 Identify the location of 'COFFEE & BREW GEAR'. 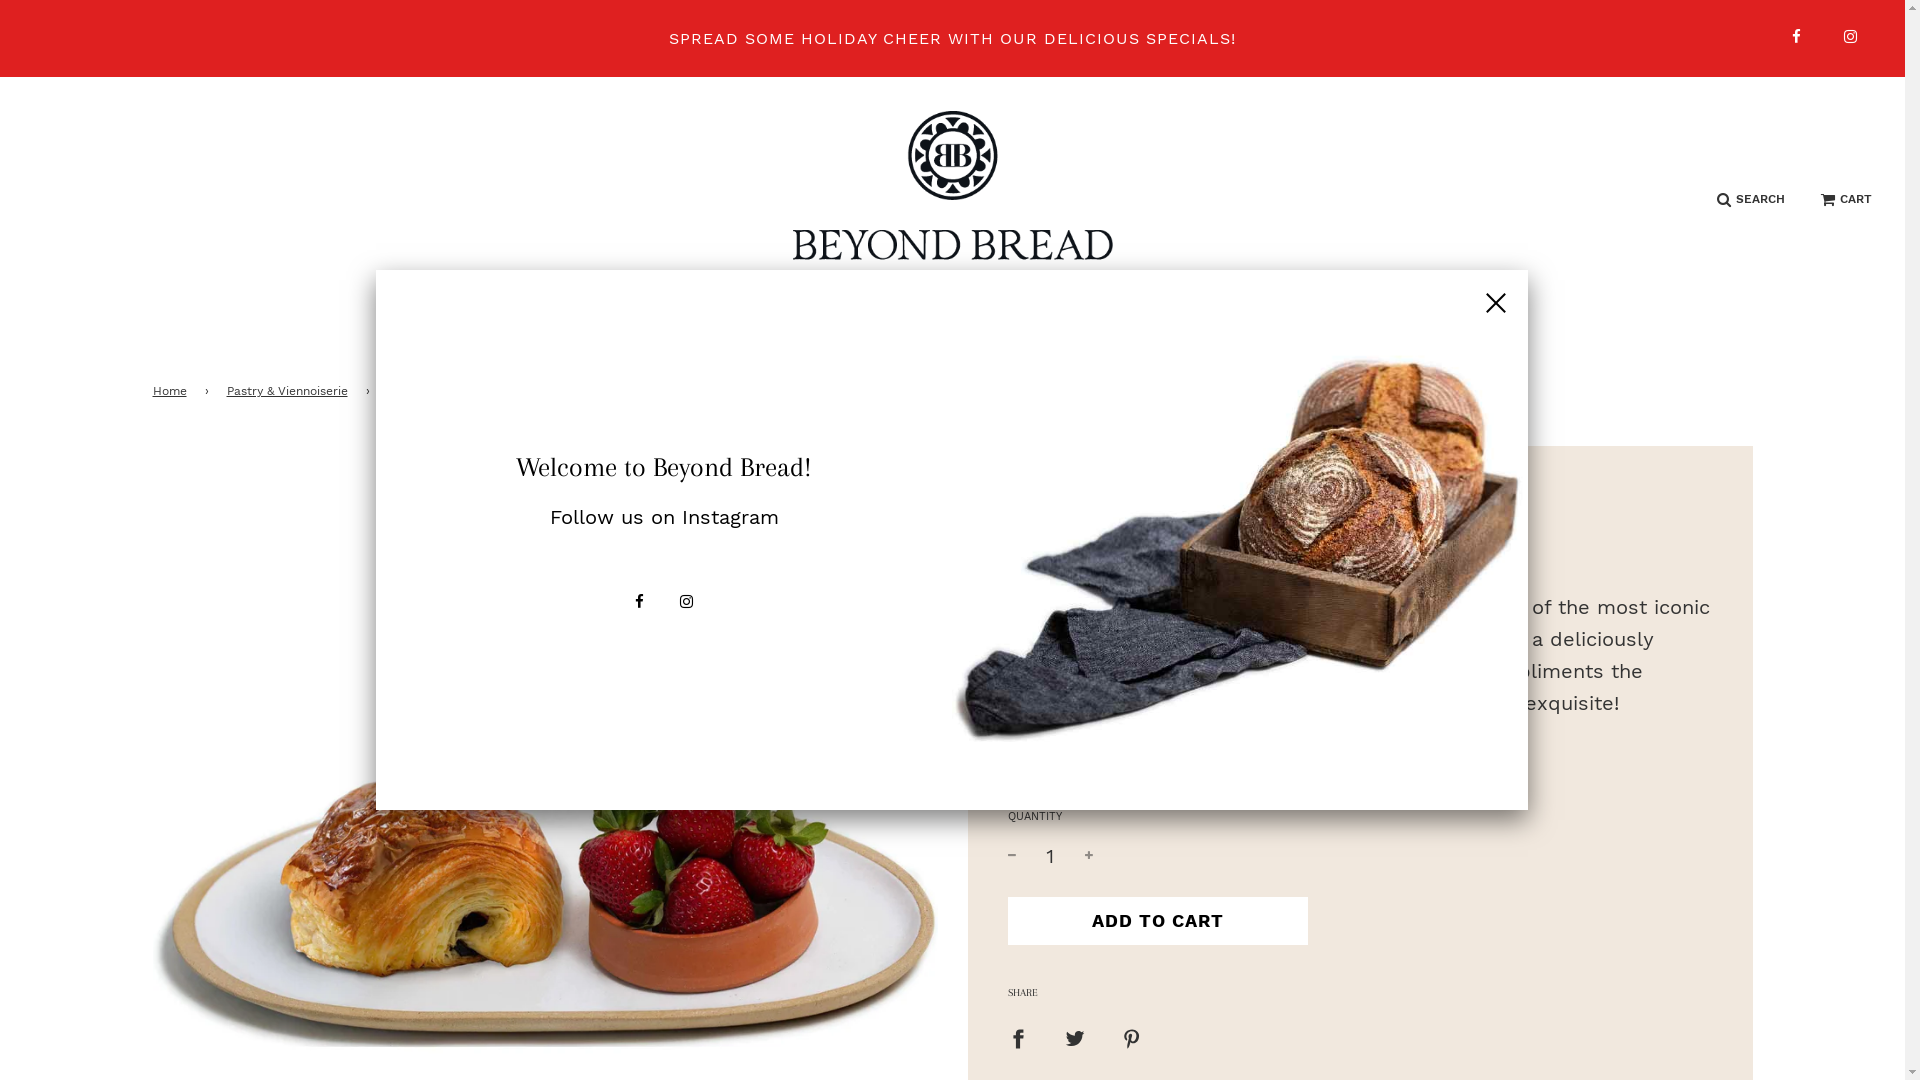
(830, 332).